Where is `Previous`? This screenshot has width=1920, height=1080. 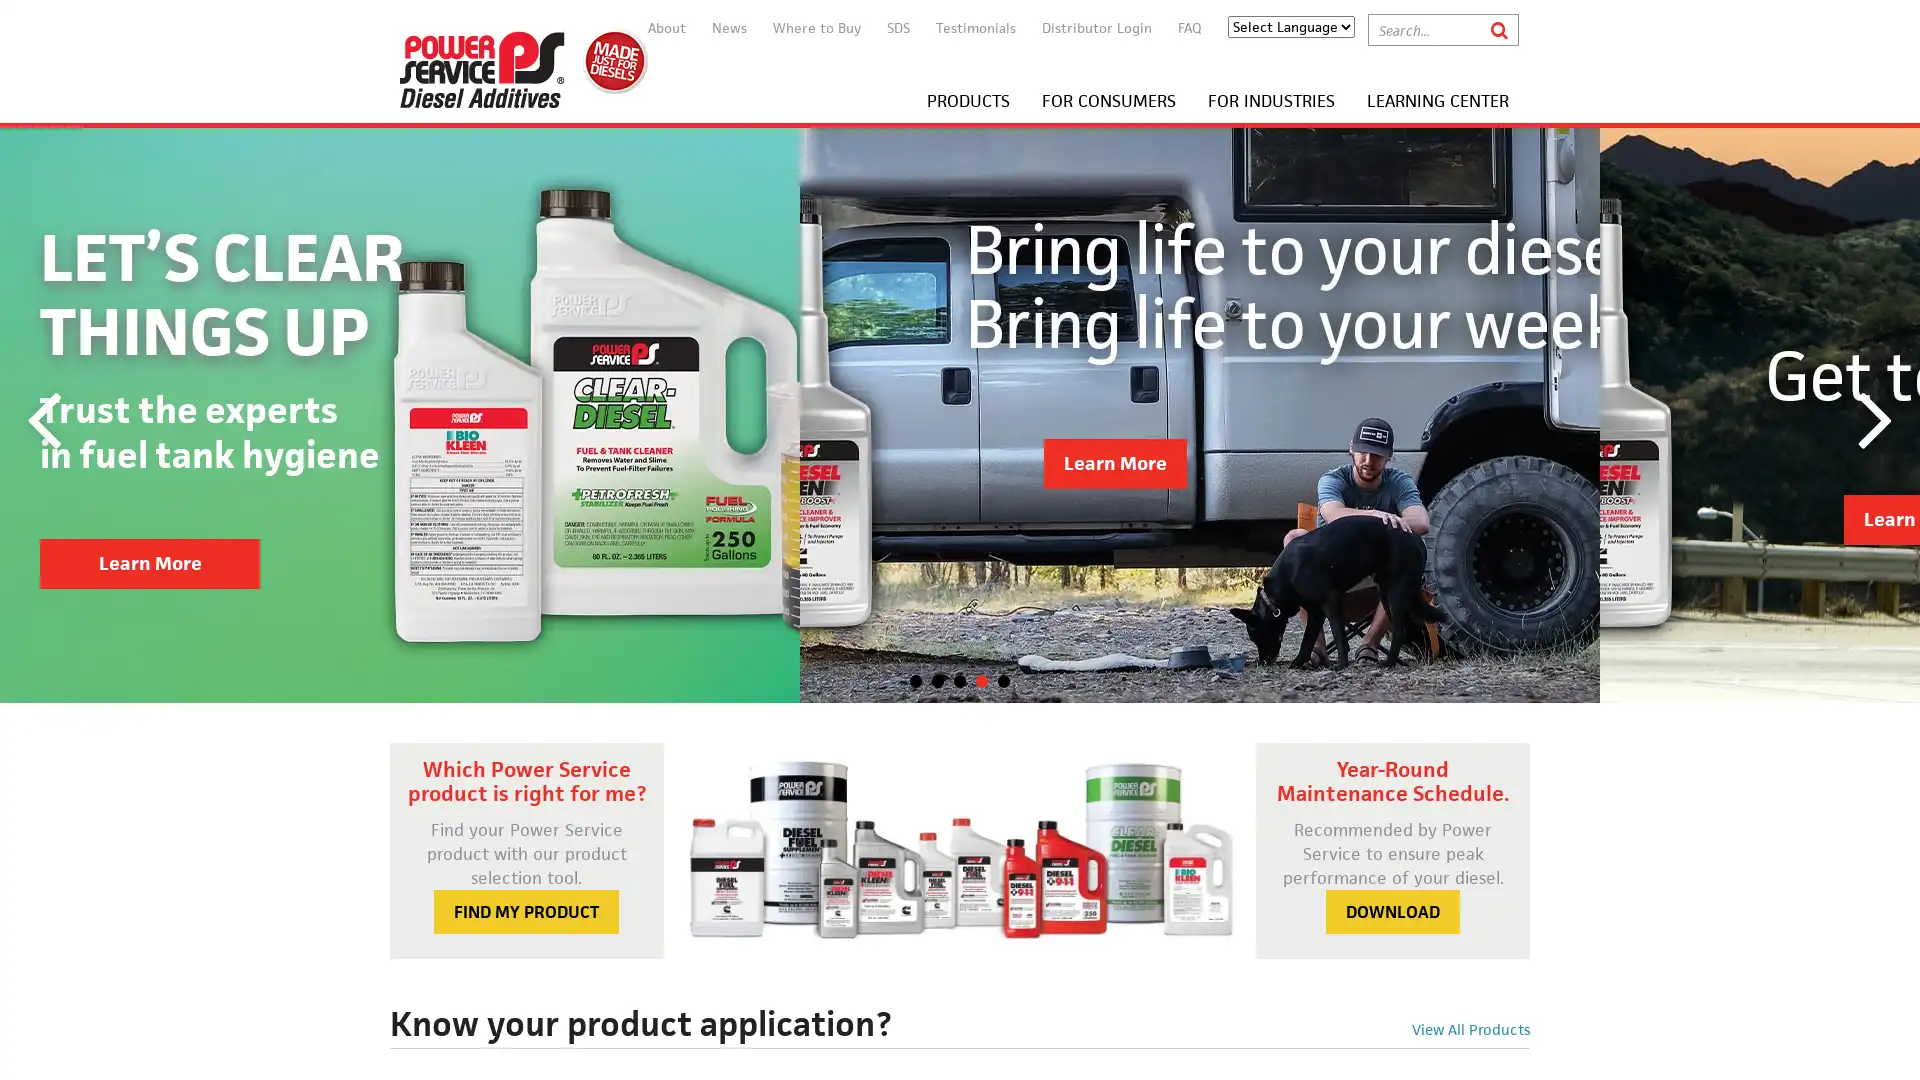
Previous is located at coordinates (43, 414).